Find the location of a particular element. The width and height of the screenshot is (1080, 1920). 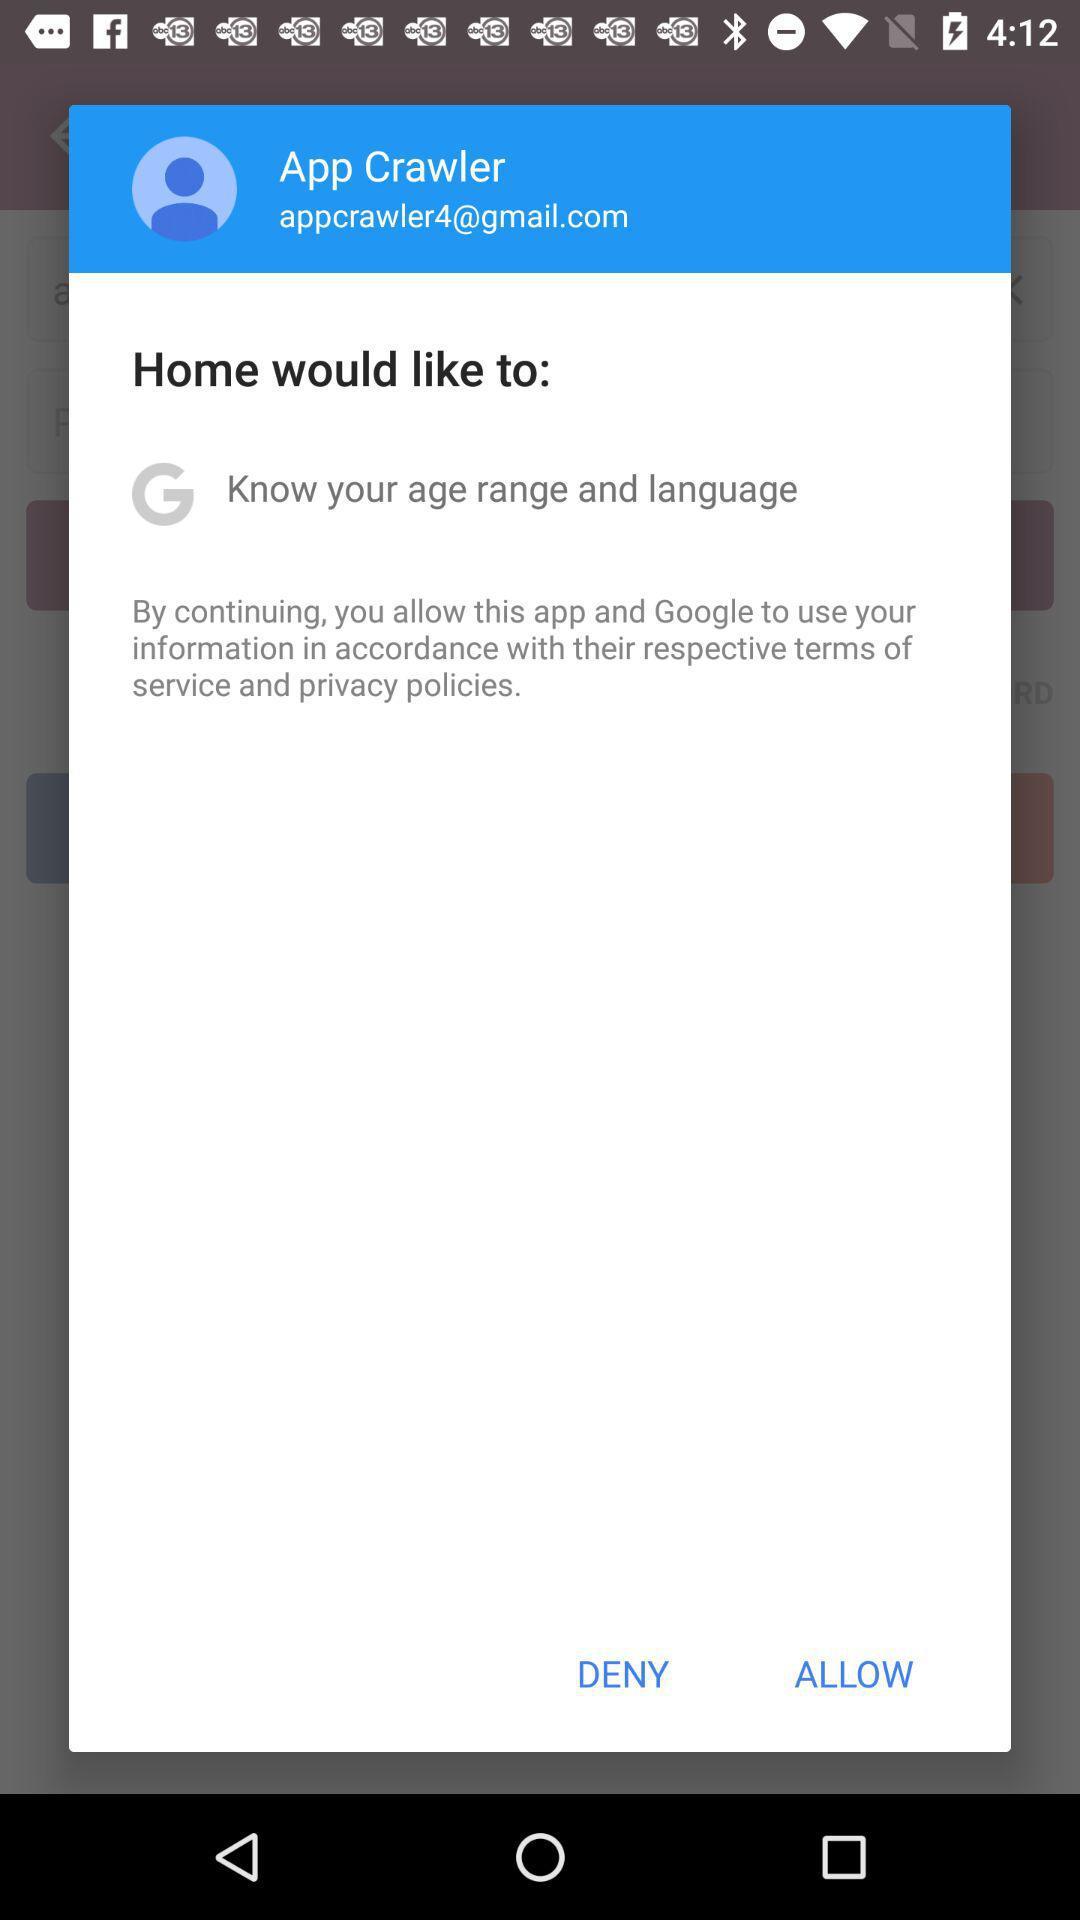

item at the bottom is located at coordinates (621, 1673).